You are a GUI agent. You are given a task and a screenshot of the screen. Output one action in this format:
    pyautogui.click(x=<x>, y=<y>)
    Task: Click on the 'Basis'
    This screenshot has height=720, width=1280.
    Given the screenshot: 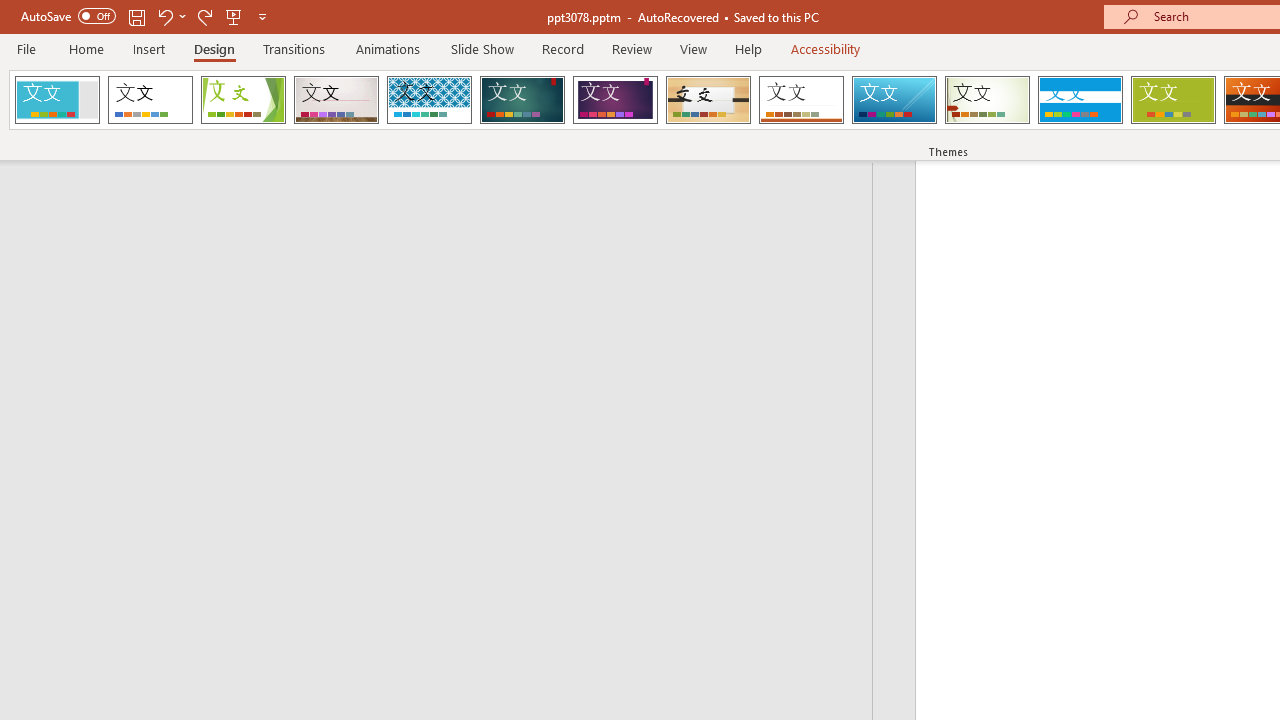 What is the action you would take?
    pyautogui.click(x=1173, y=100)
    